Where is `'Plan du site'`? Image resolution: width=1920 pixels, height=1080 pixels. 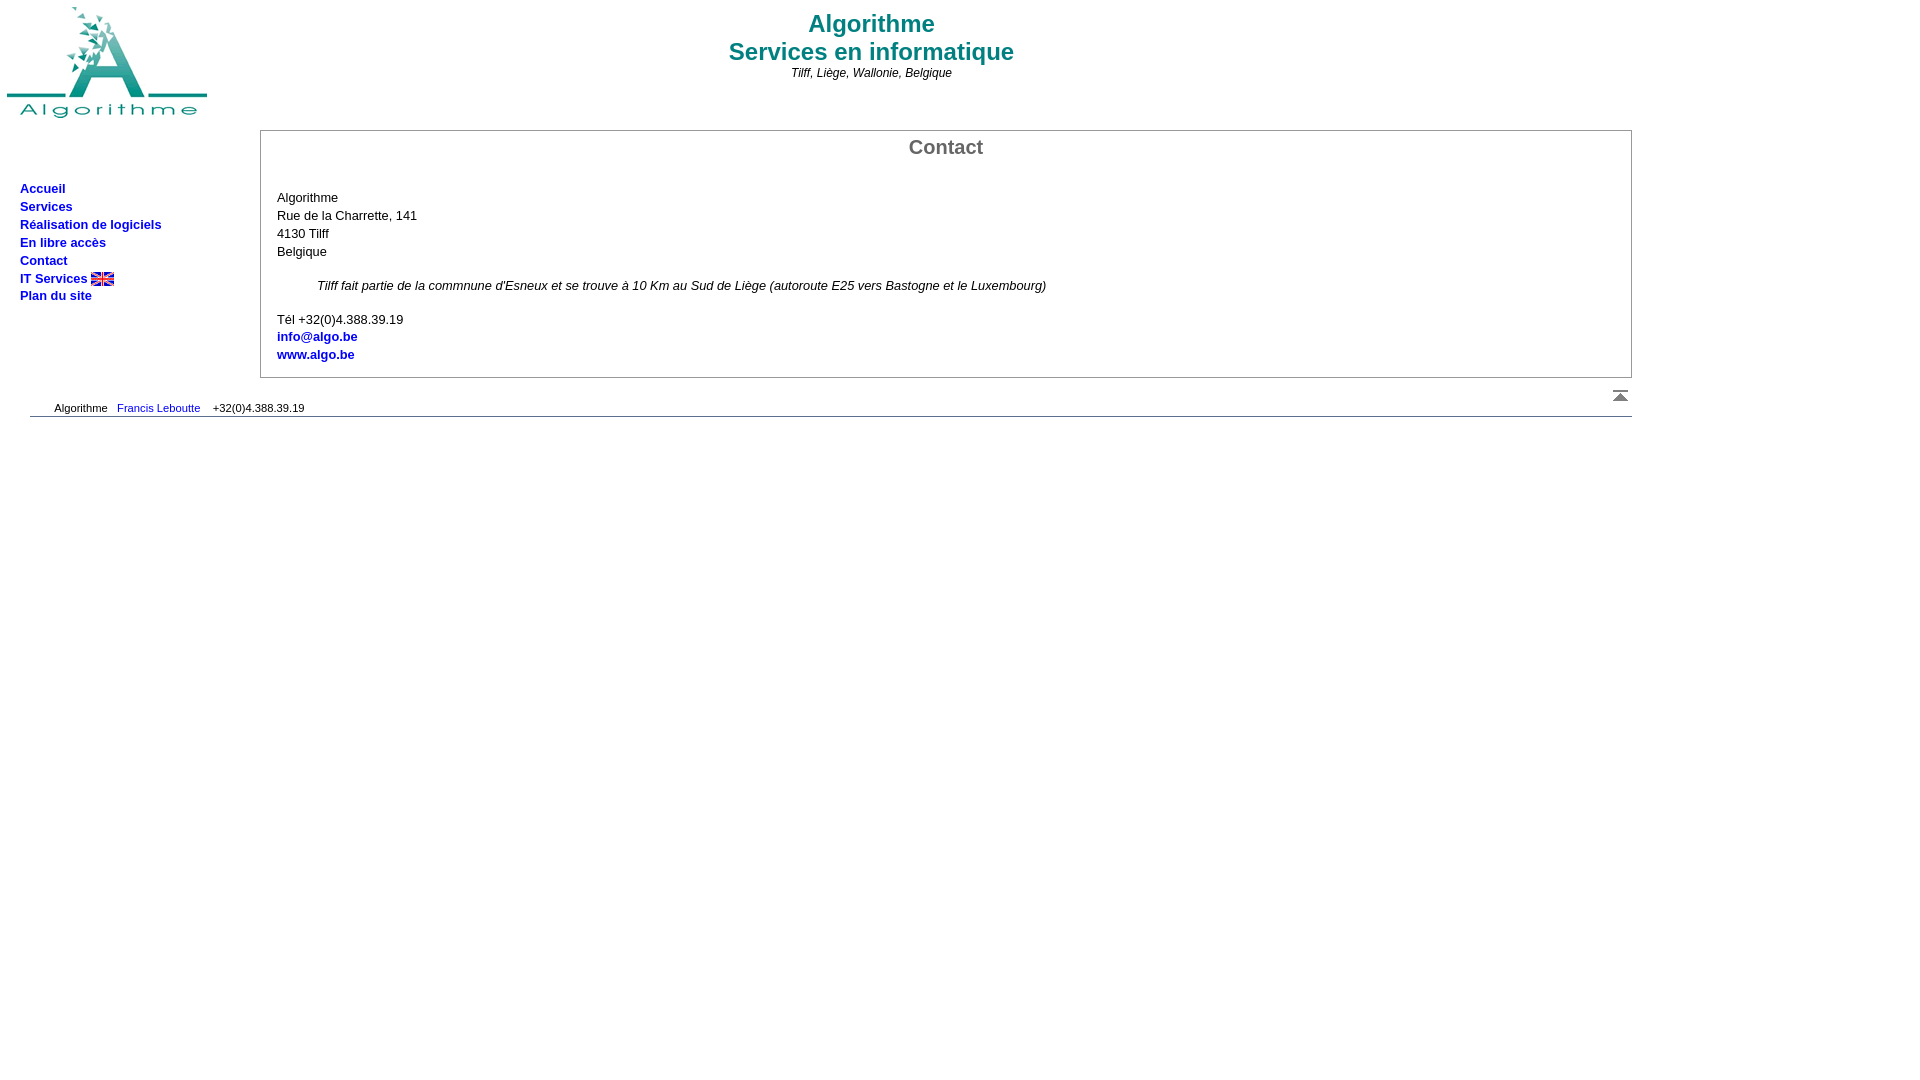 'Plan du site' is located at coordinates (19, 295).